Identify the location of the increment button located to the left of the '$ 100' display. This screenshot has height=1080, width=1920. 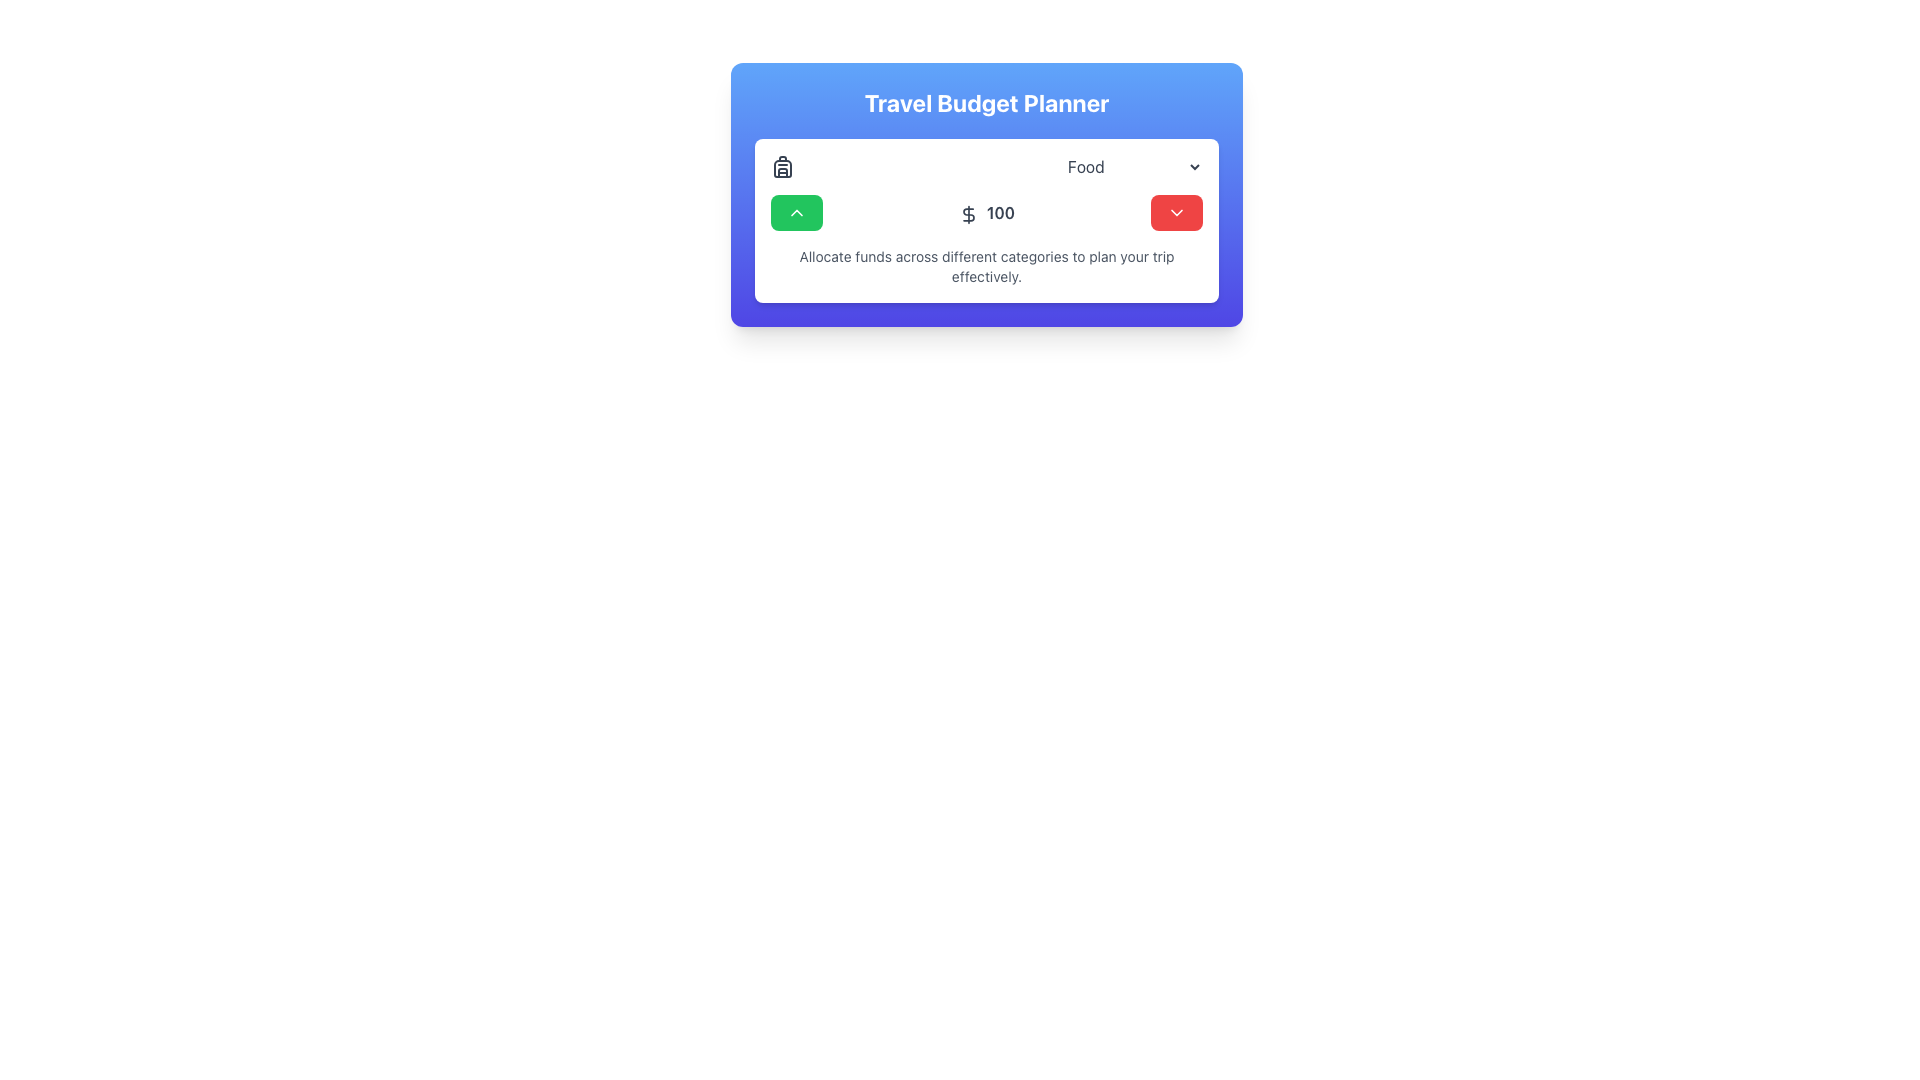
(795, 212).